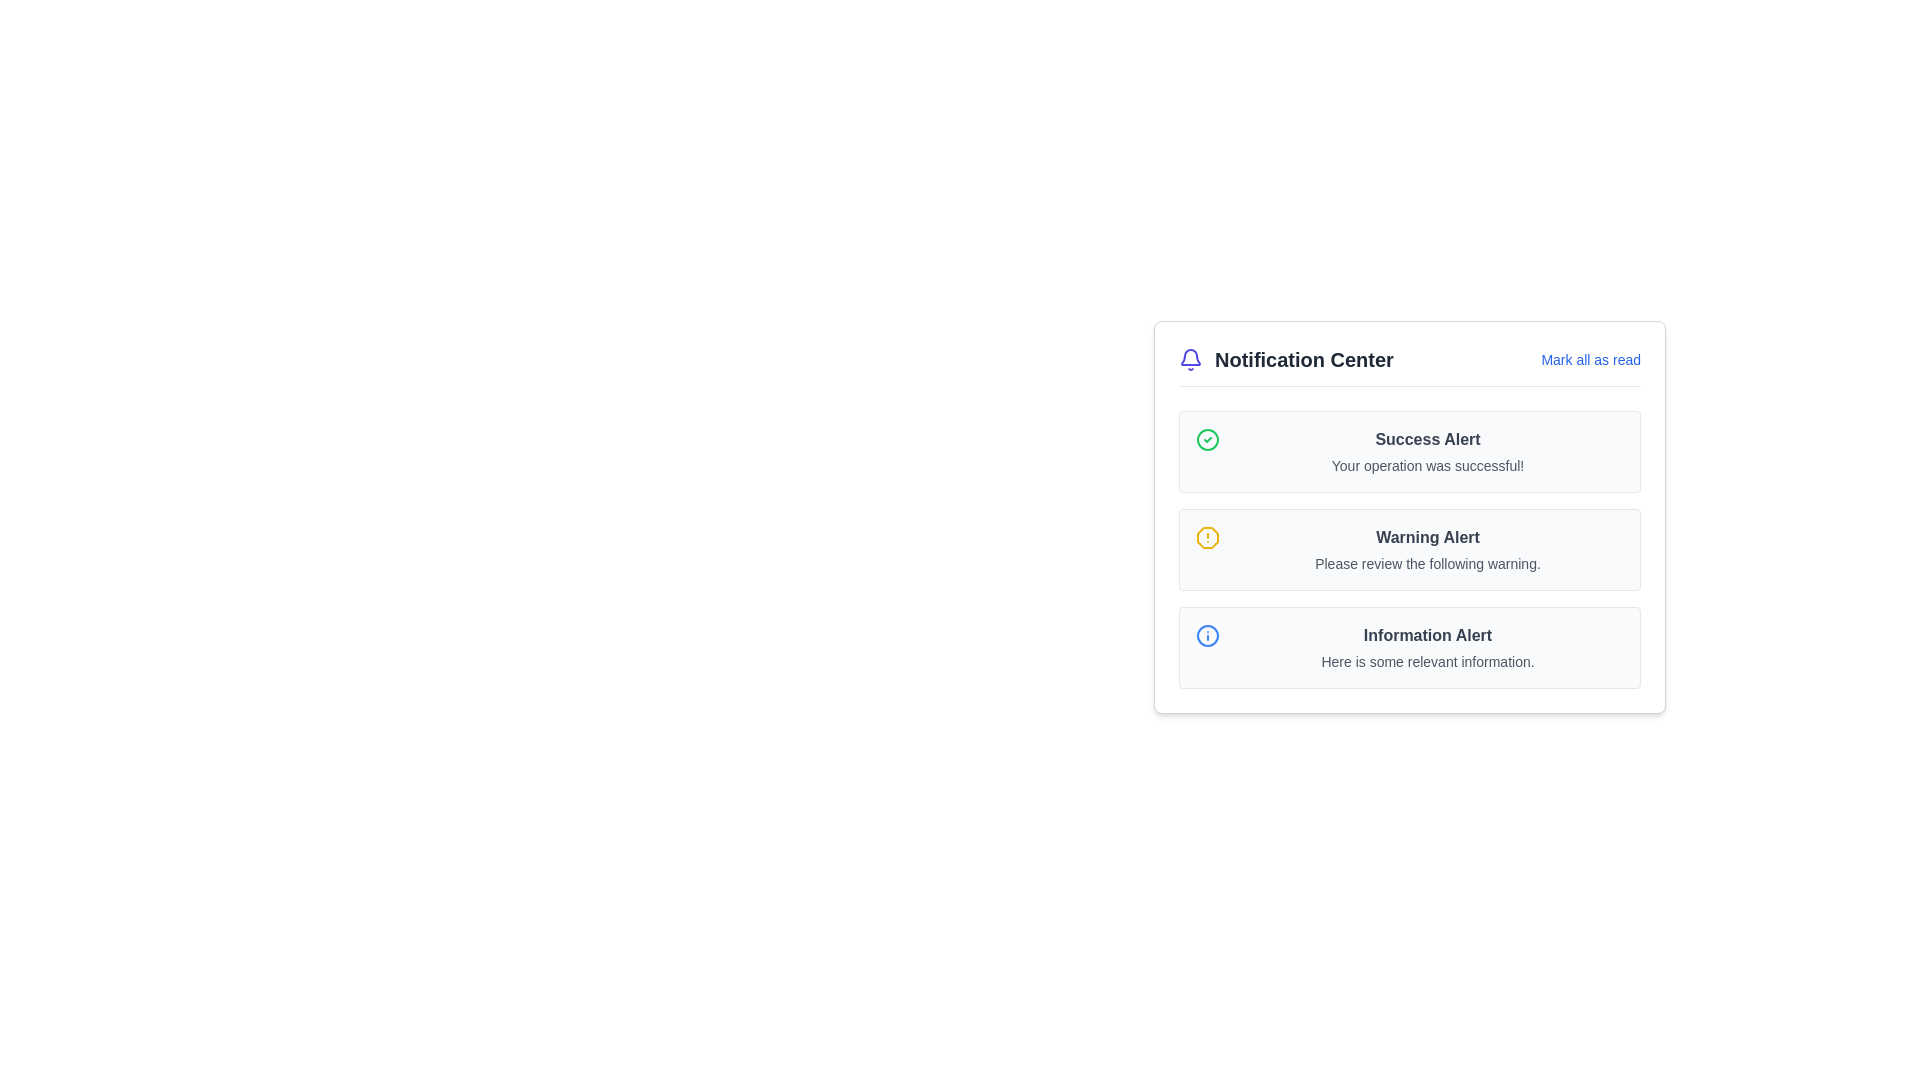 Image resolution: width=1920 pixels, height=1080 pixels. What do you see at coordinates (1590, 358) in the screenshot?
I see `the 'Mark all as read' button using keyboard navigation` at bounding box center [1590, 358].